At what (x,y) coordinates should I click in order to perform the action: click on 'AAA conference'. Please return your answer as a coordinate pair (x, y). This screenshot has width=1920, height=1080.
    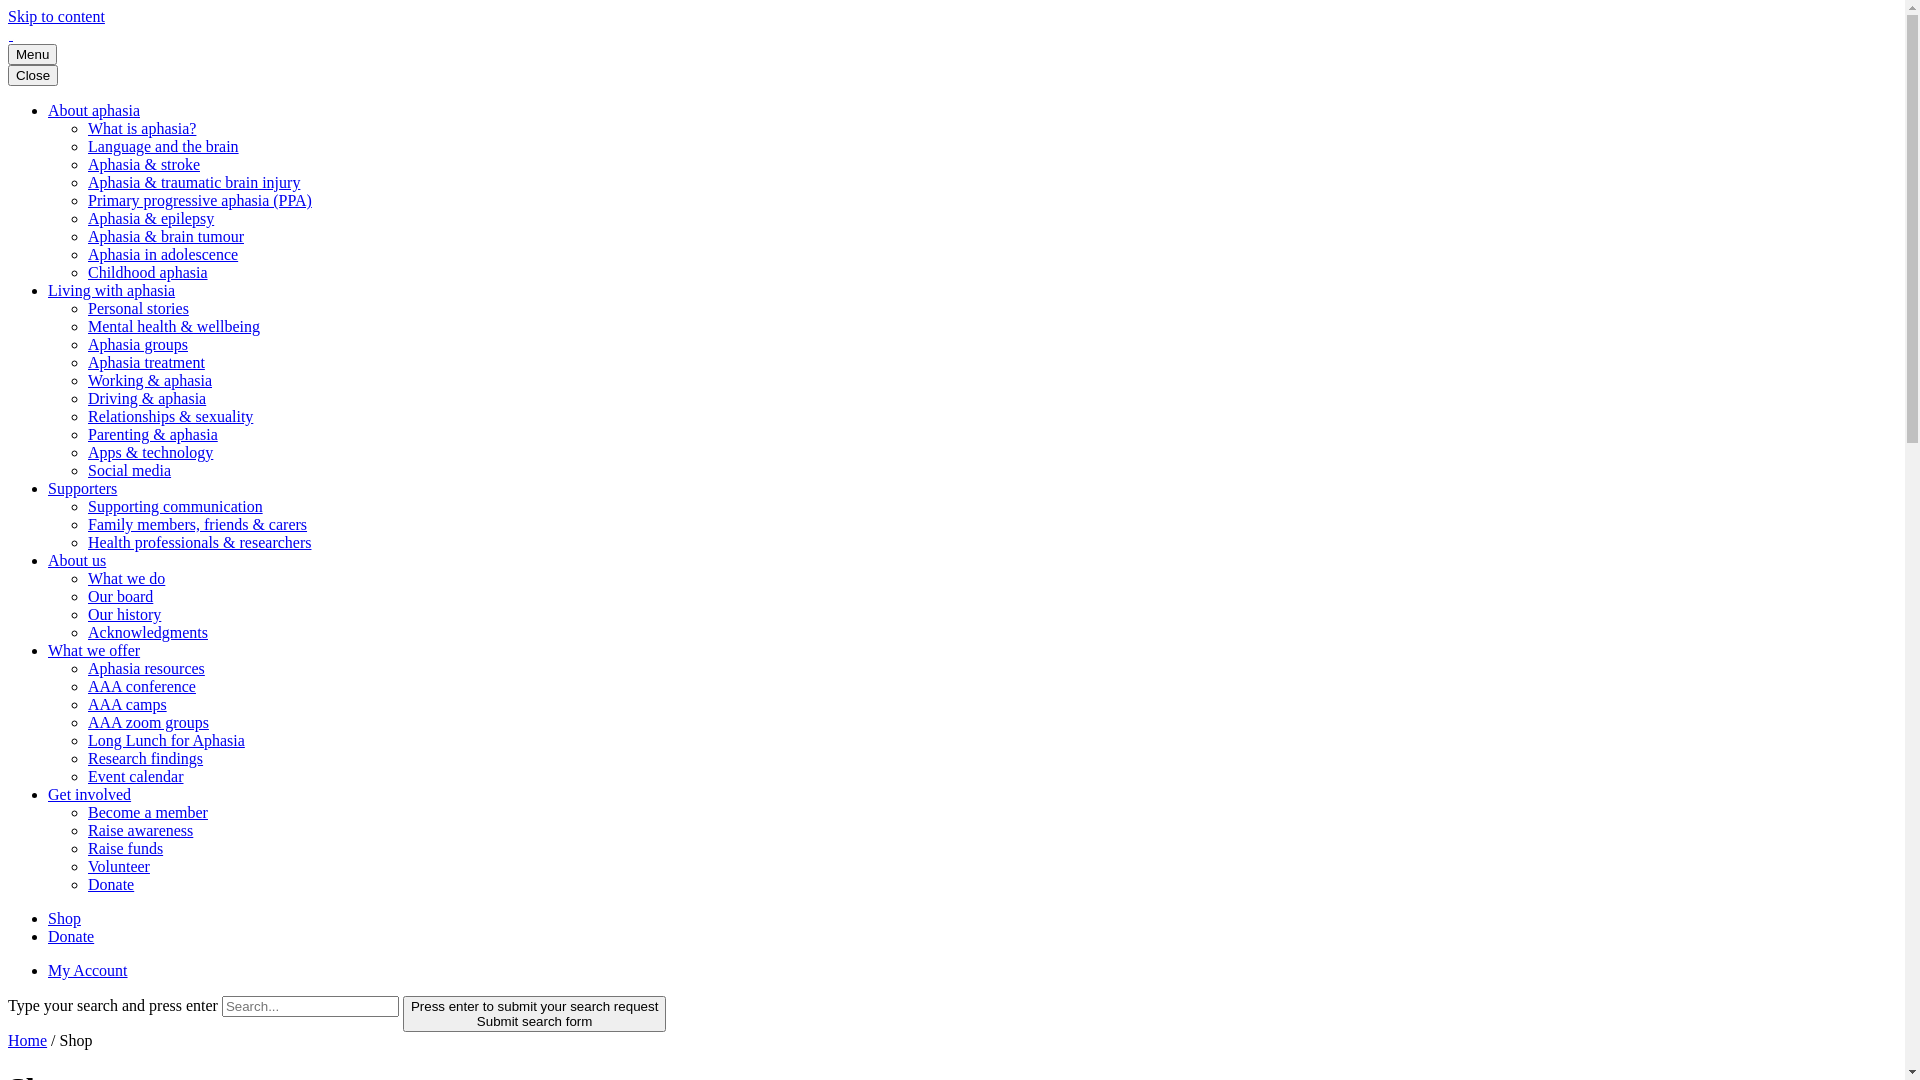
    Looking at the image, I should click on (141, 685).